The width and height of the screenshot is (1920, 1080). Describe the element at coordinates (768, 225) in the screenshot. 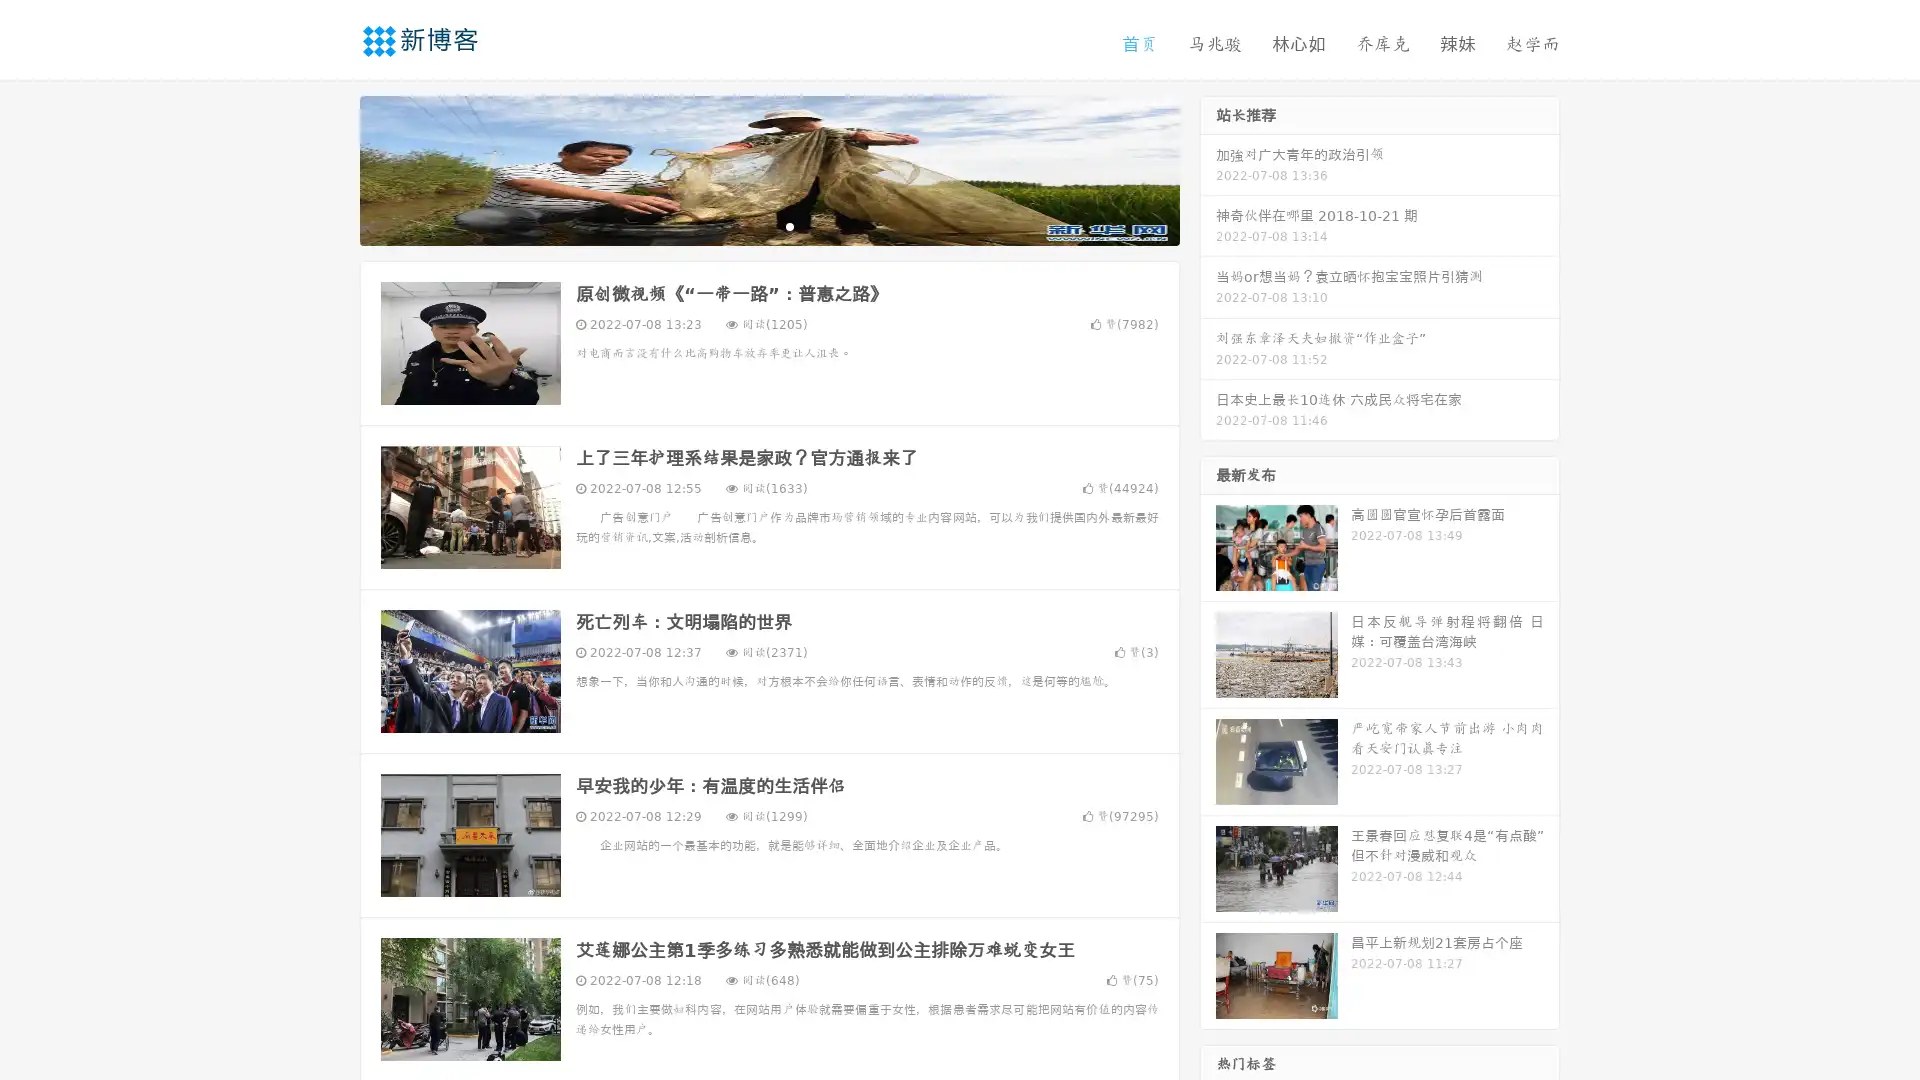

I see `Go to slide 2` at that location.